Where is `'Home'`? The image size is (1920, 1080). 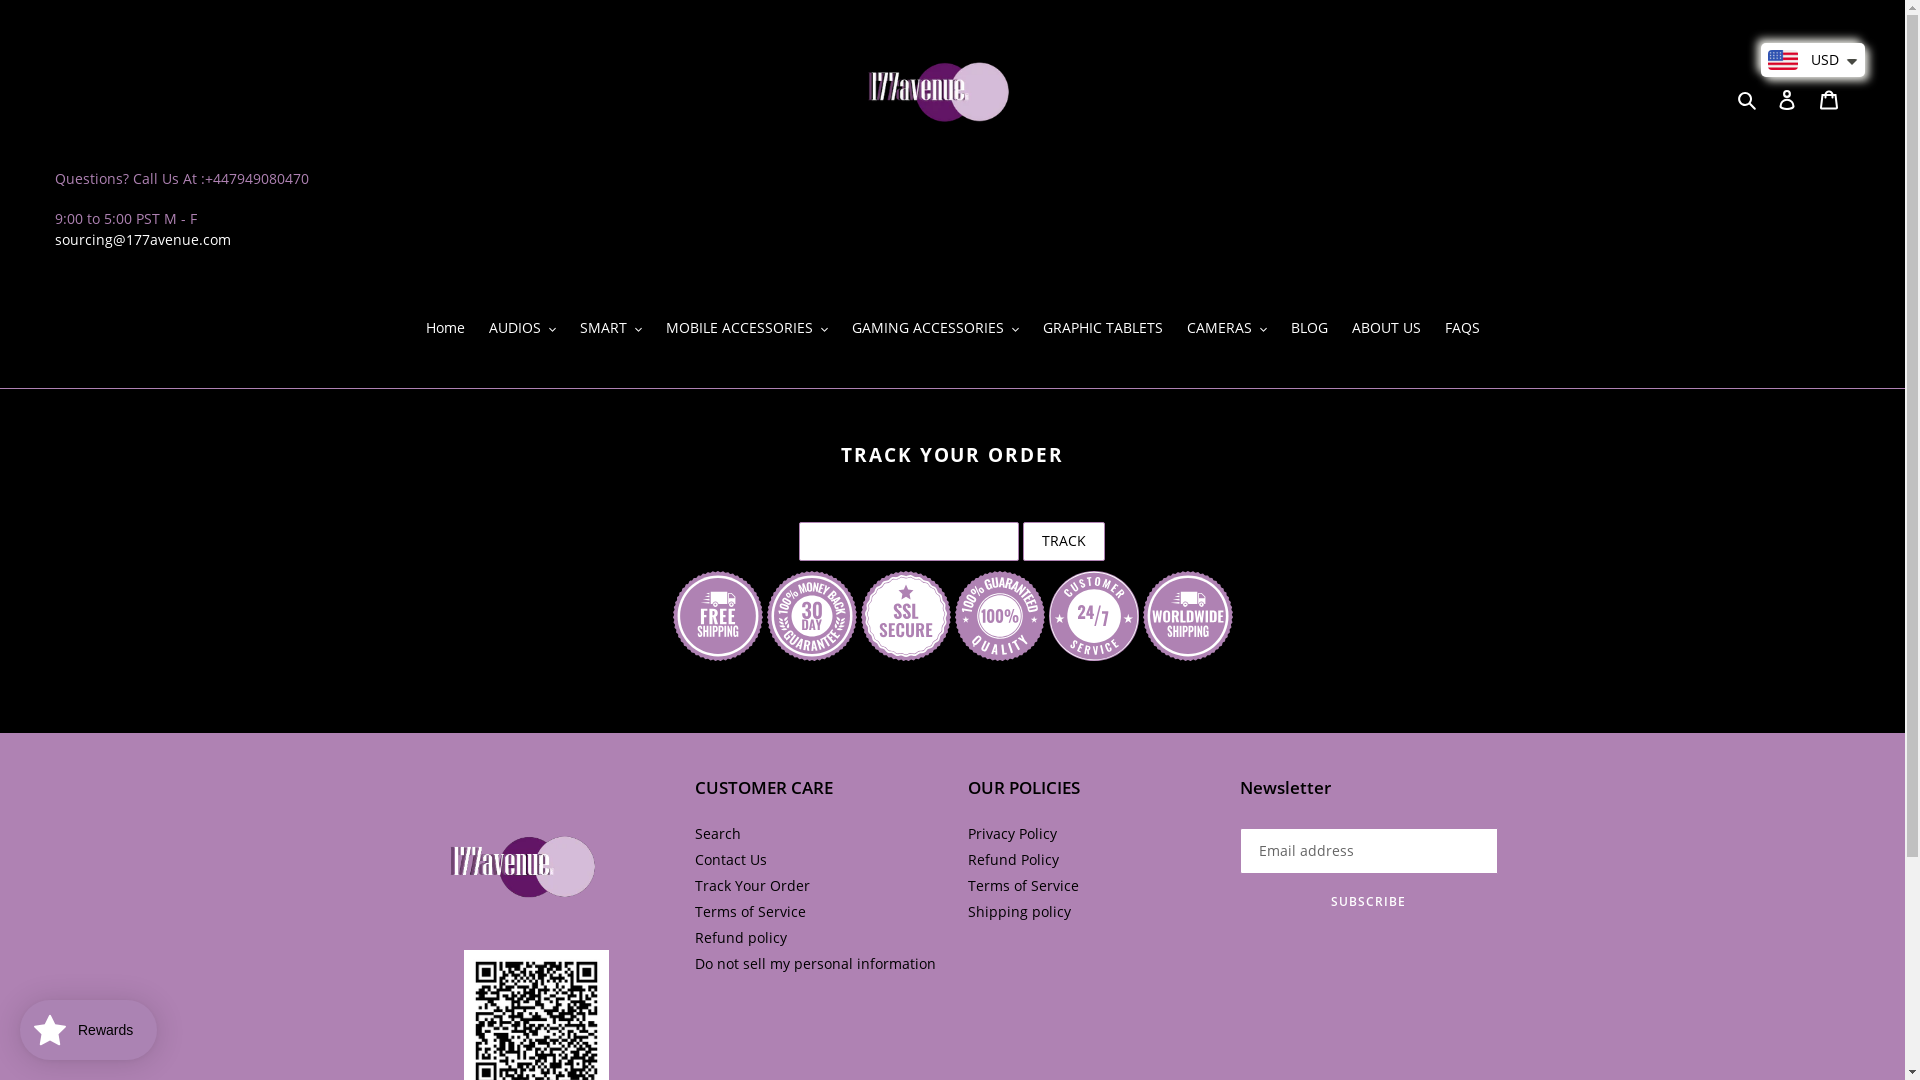 'Home' is located at coordinates (444, 327).